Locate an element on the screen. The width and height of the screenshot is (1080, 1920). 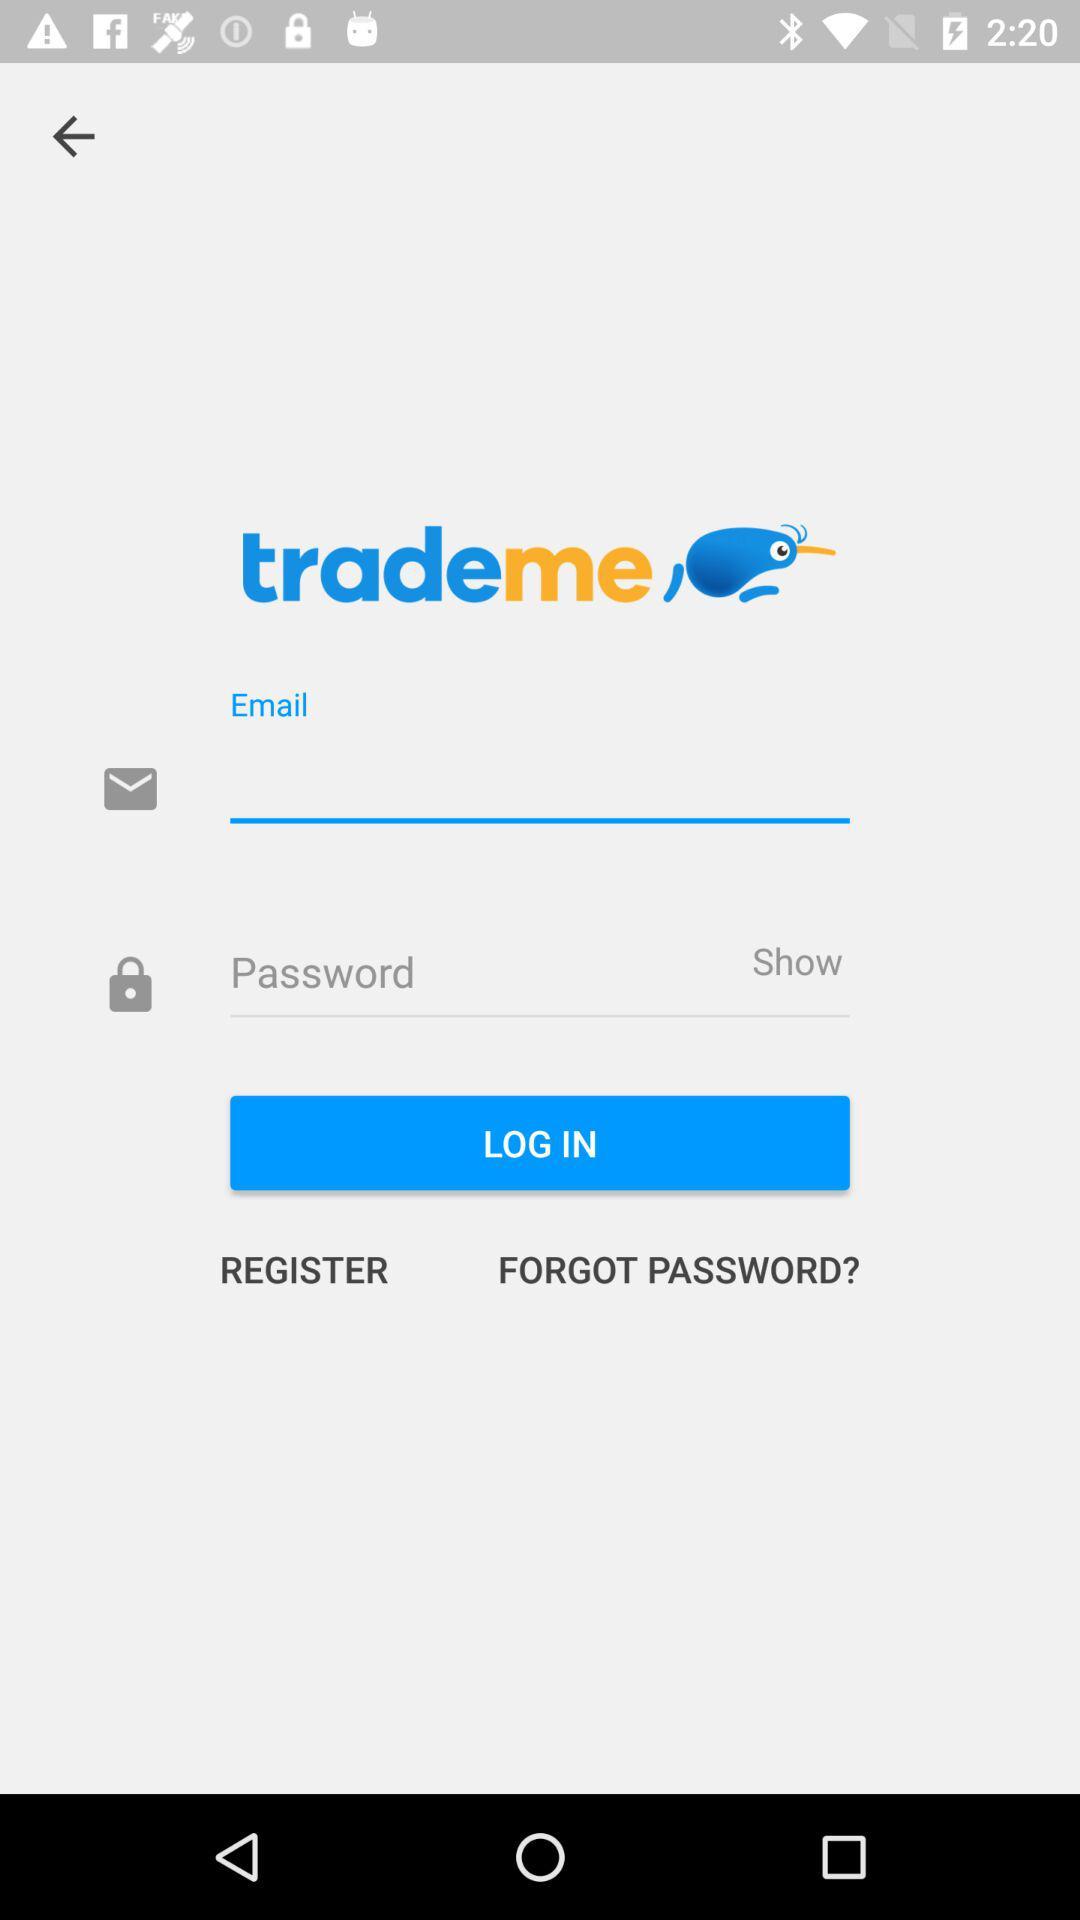
forgot password? item is located at coordinates (658, 1267).